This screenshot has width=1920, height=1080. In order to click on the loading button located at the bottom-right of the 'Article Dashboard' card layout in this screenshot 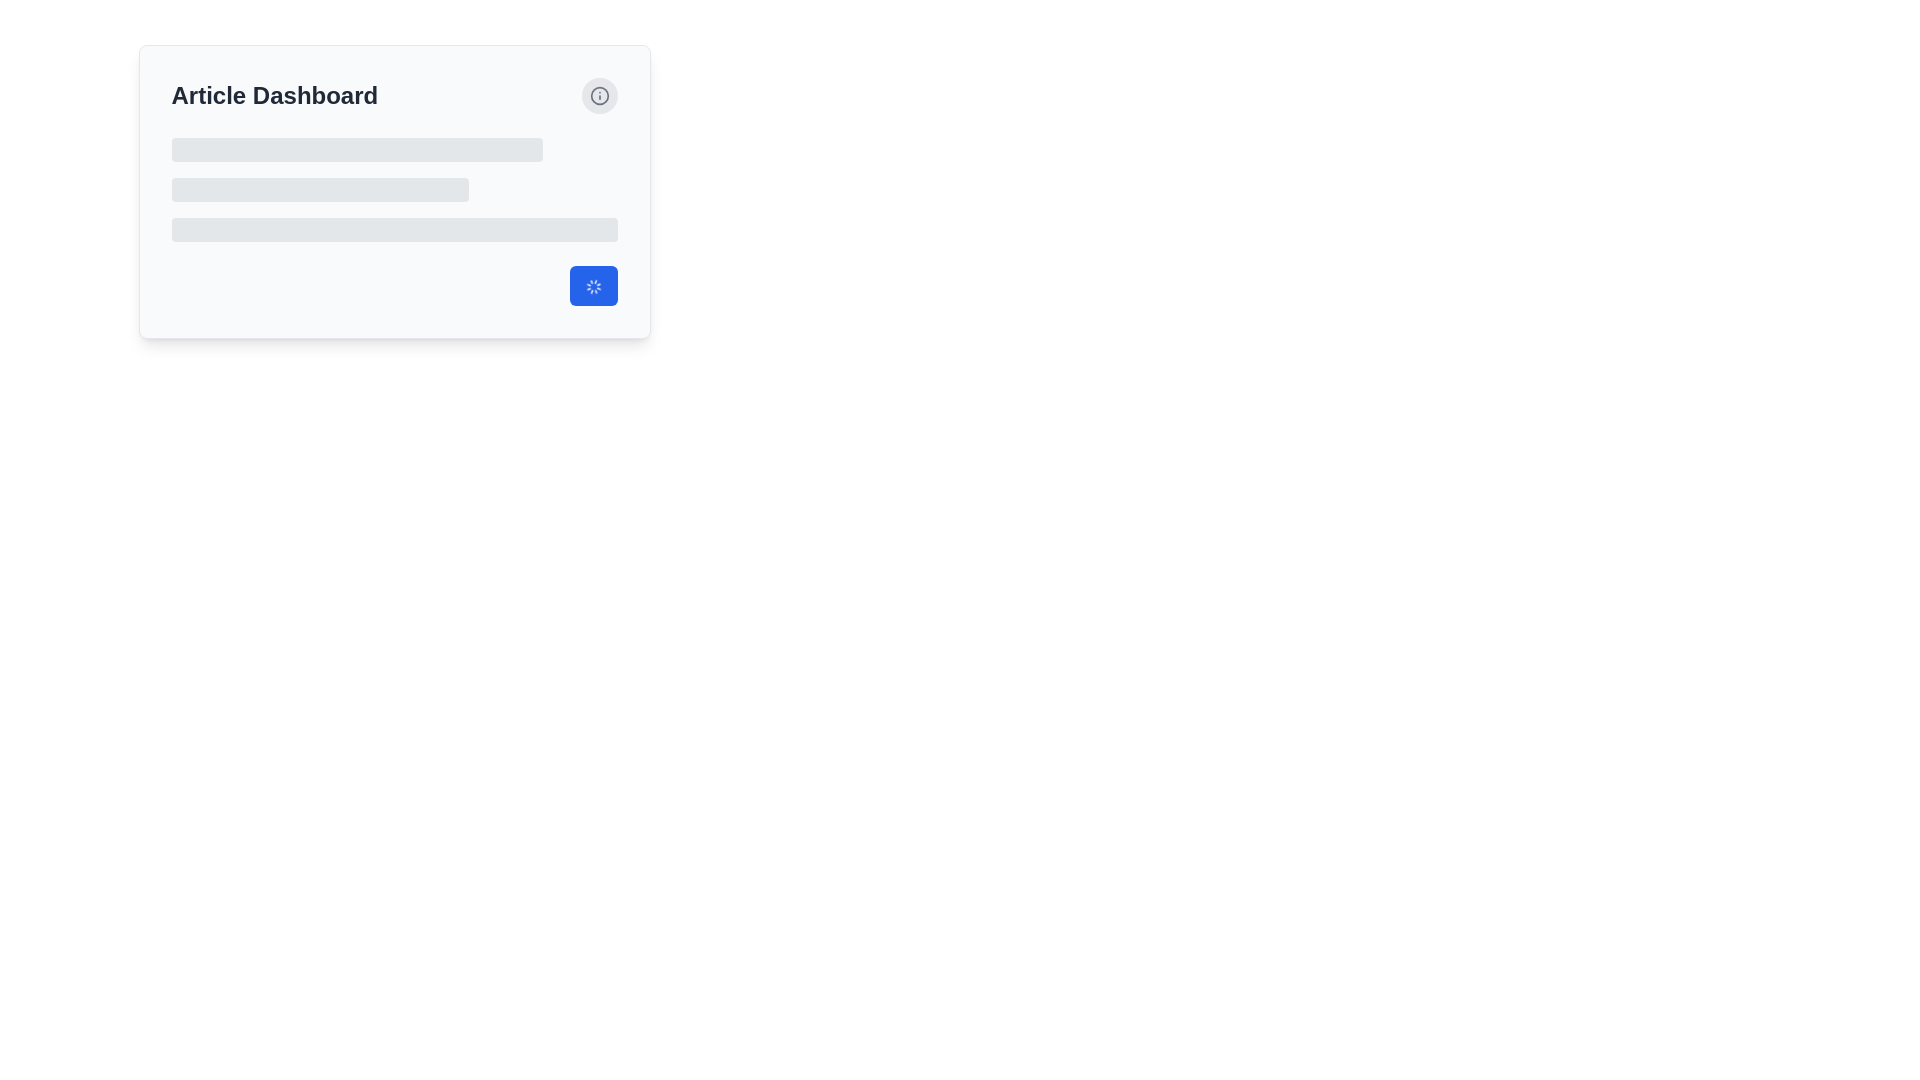, I will do `click(592, 285)`.